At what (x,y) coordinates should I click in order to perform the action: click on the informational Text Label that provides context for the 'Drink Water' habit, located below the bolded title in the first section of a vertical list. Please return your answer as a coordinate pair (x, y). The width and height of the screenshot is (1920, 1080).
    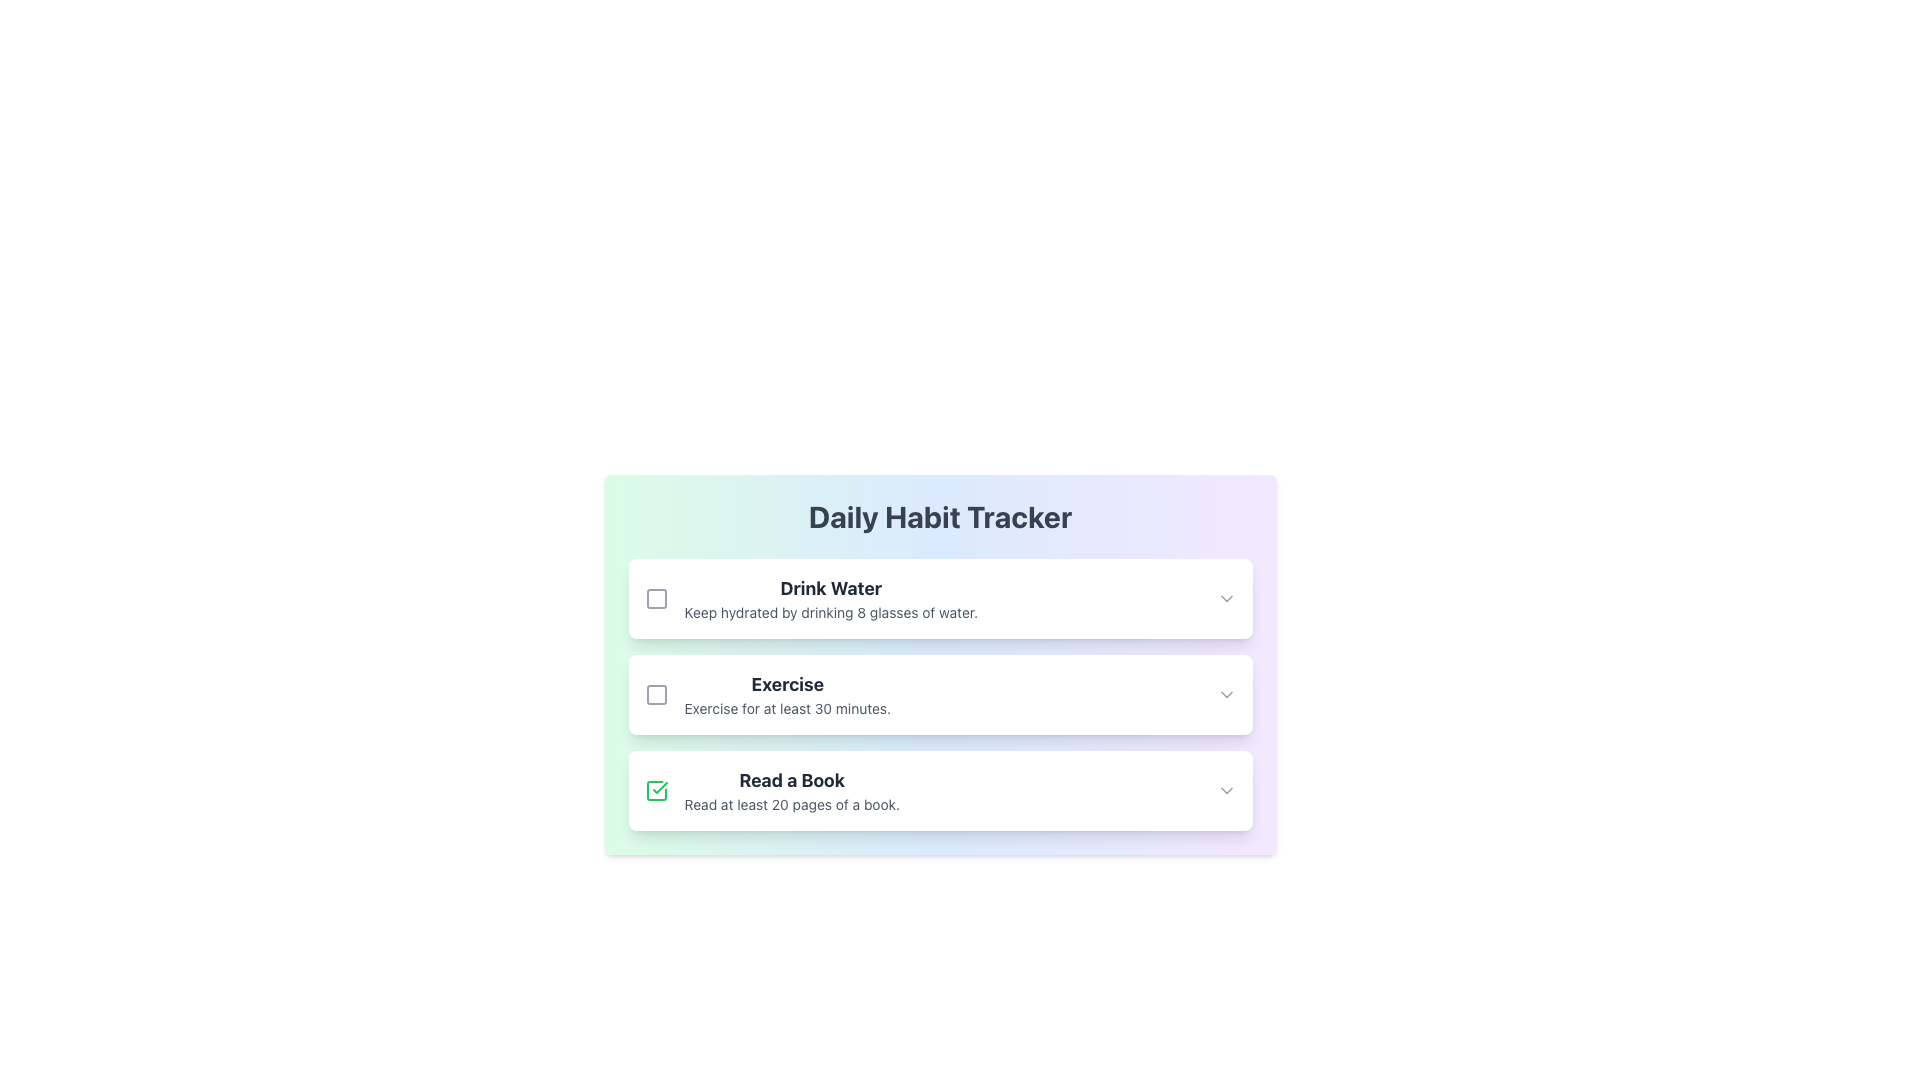
    Looking at the image, I should click on (831, 612).